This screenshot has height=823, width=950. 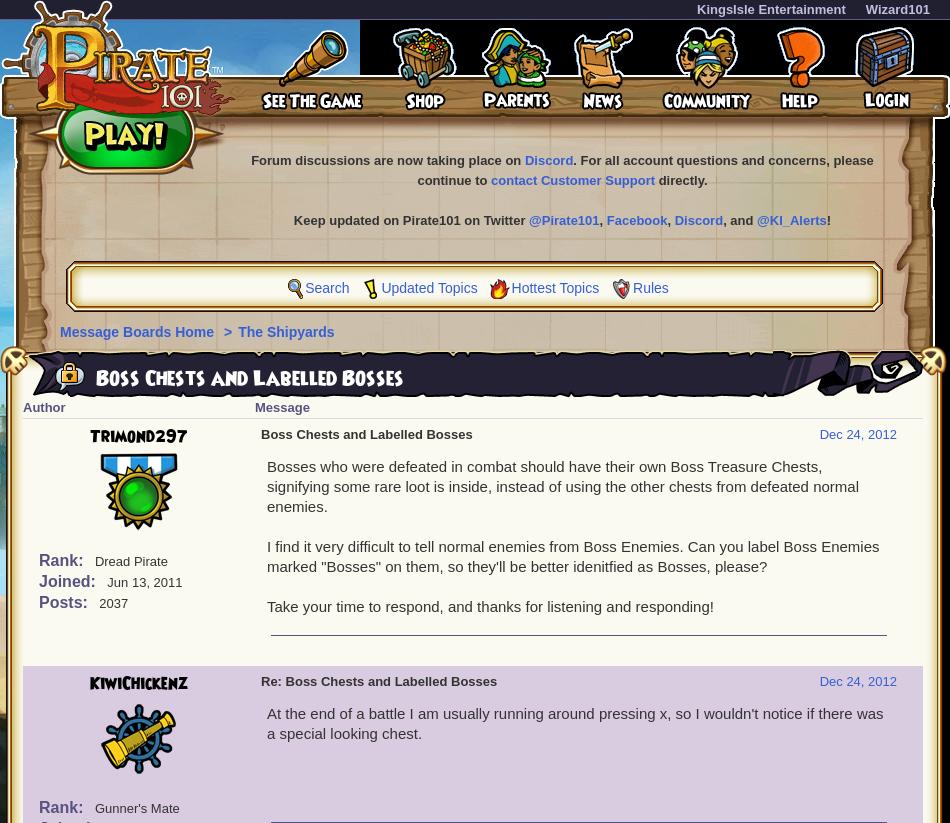 I want to click on 'Hottest Topics', so click(x=554, y=287).